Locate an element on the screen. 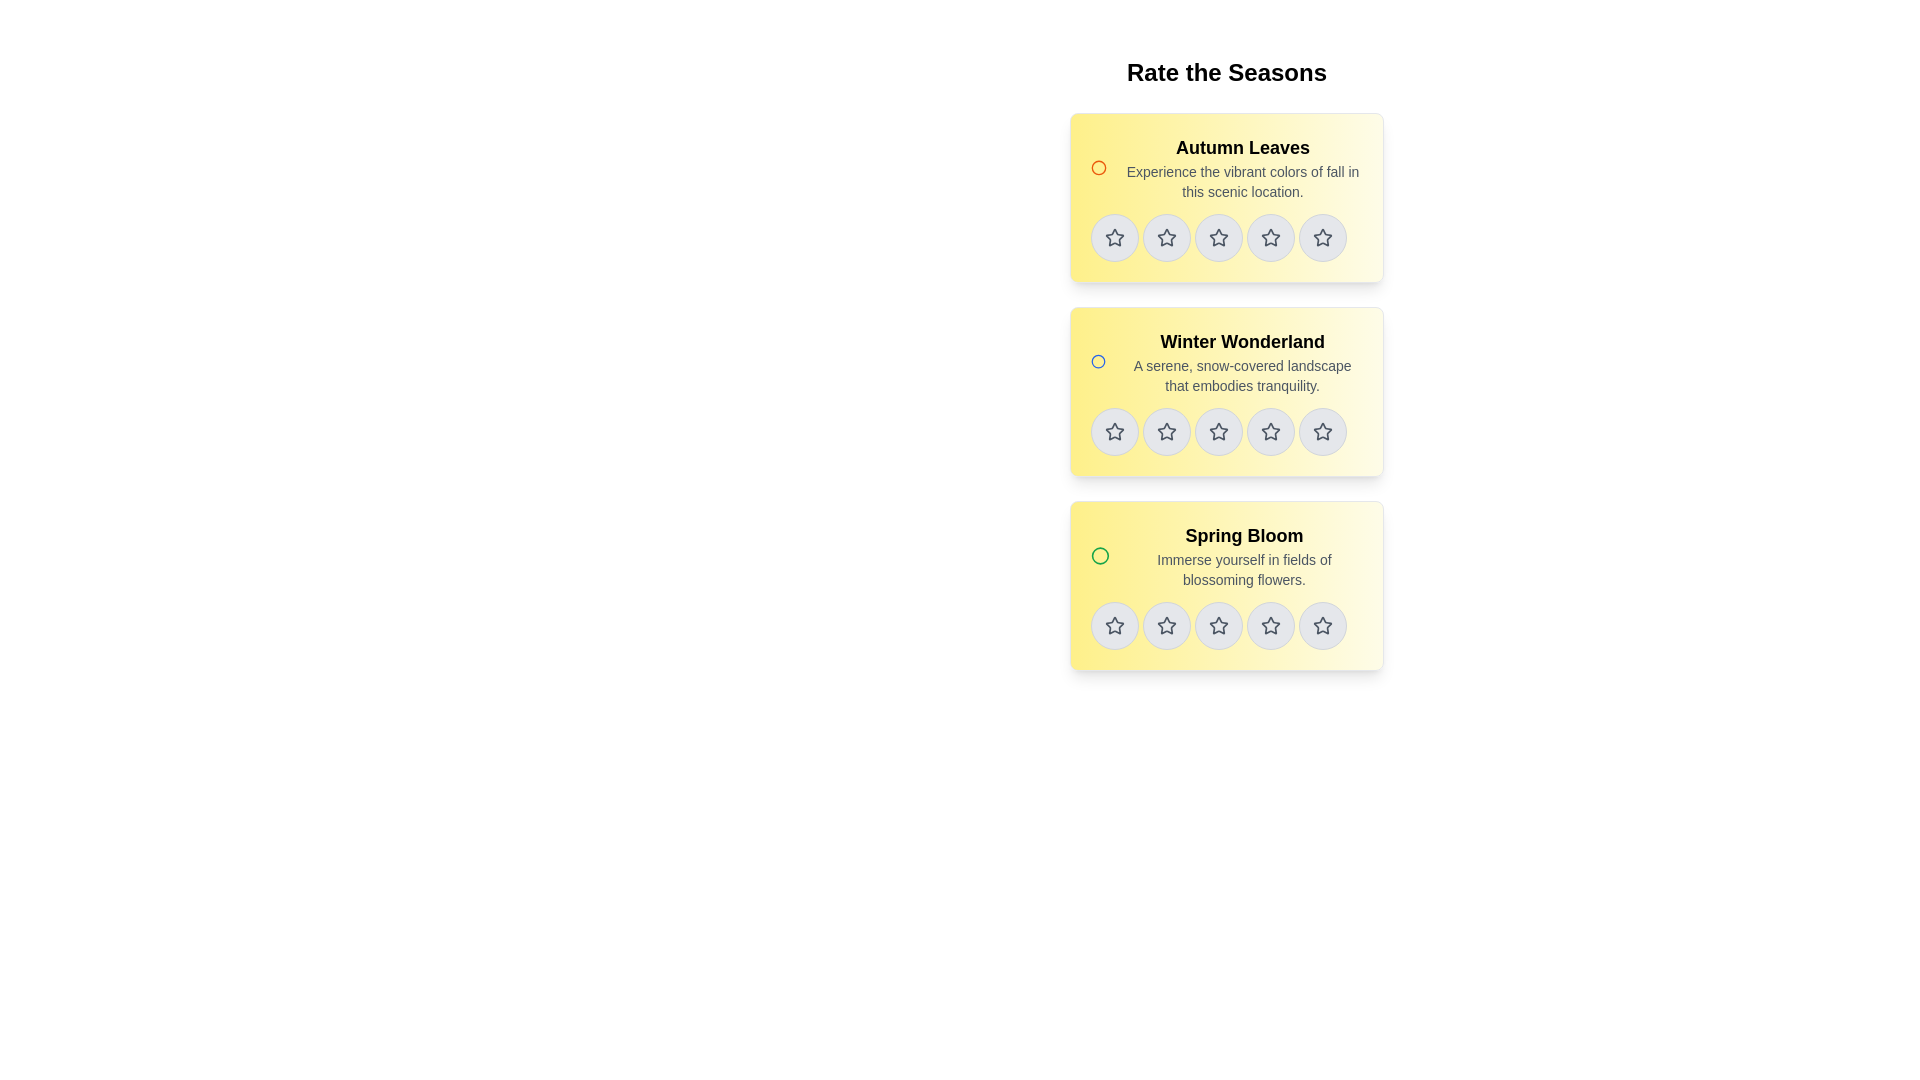 The height and width of the screenshot is (1080, 1920). the fifth button in the horizontal row under the 'Winter Wonderland' heading is located at coordinates (1323, 431).